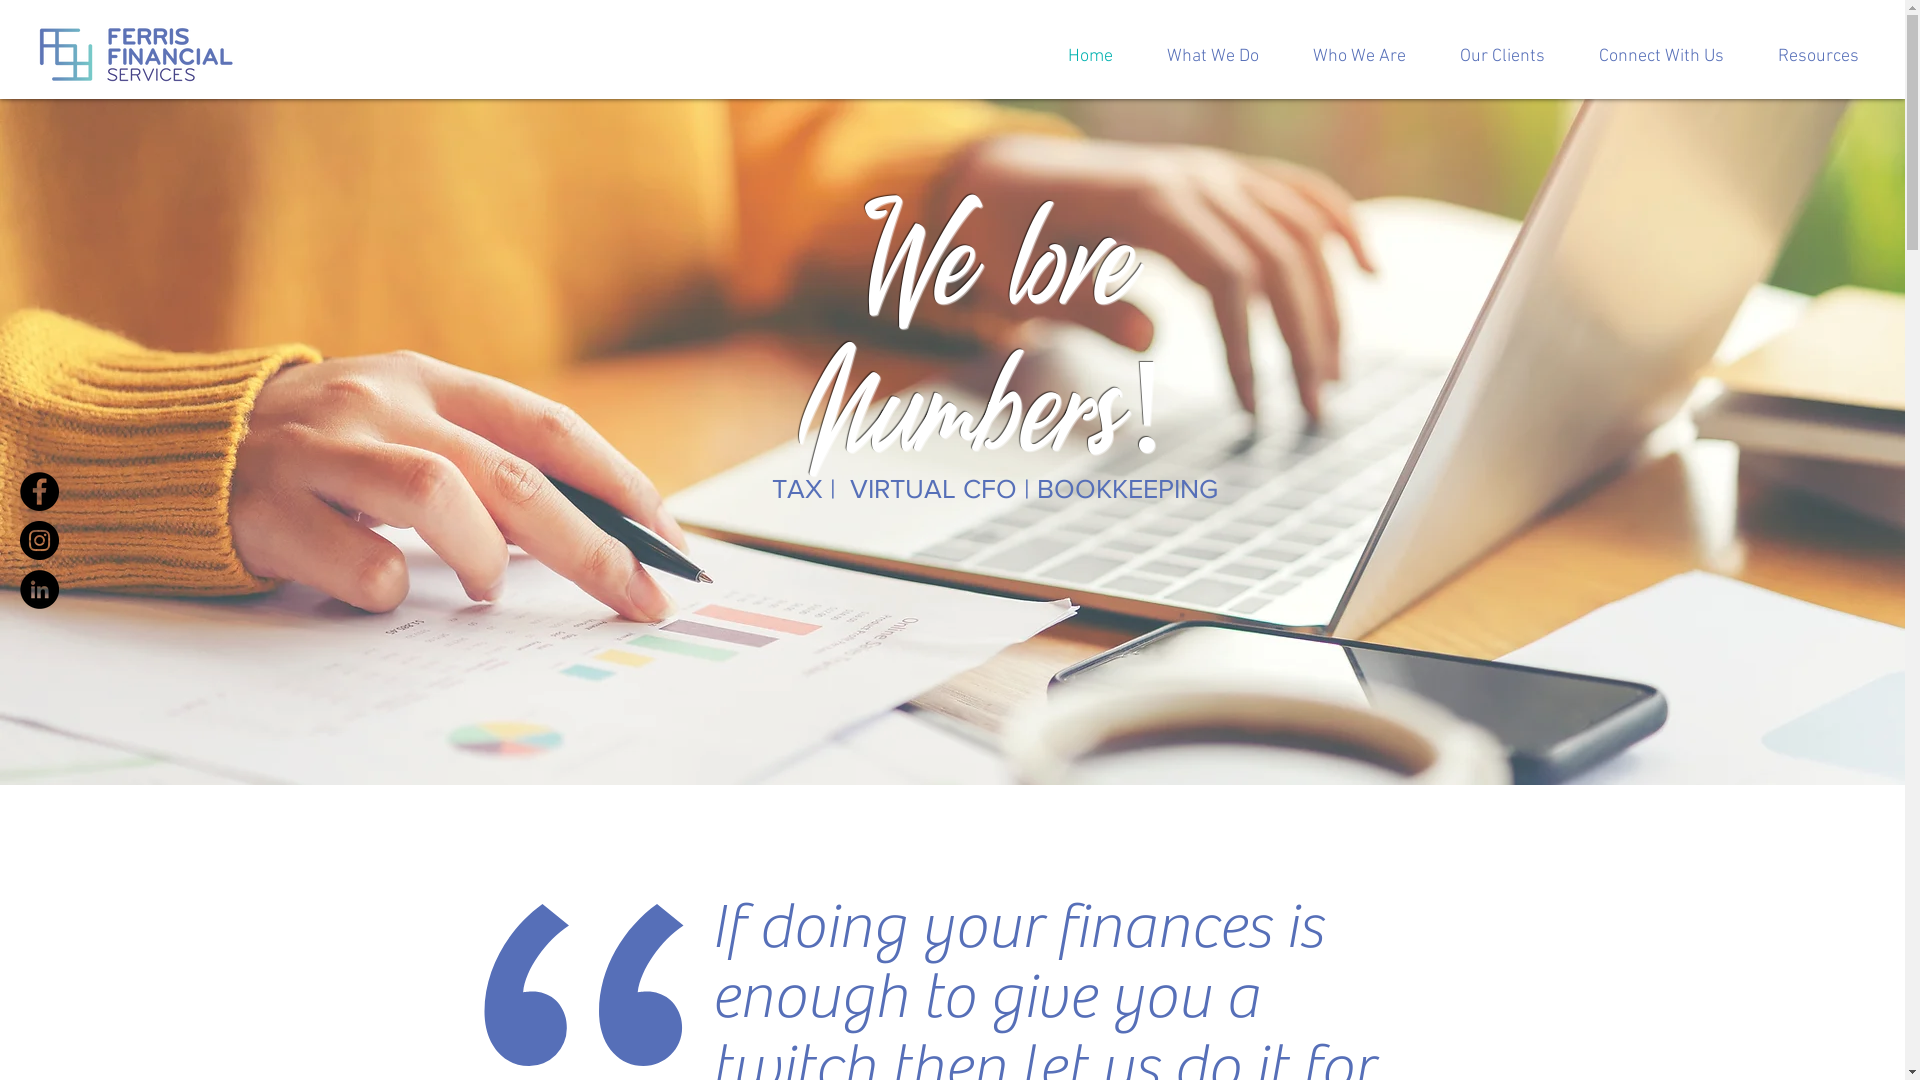 This screenshot has width=1920, height=1080. I want to click on 'What We Do', so click(1140, 55).